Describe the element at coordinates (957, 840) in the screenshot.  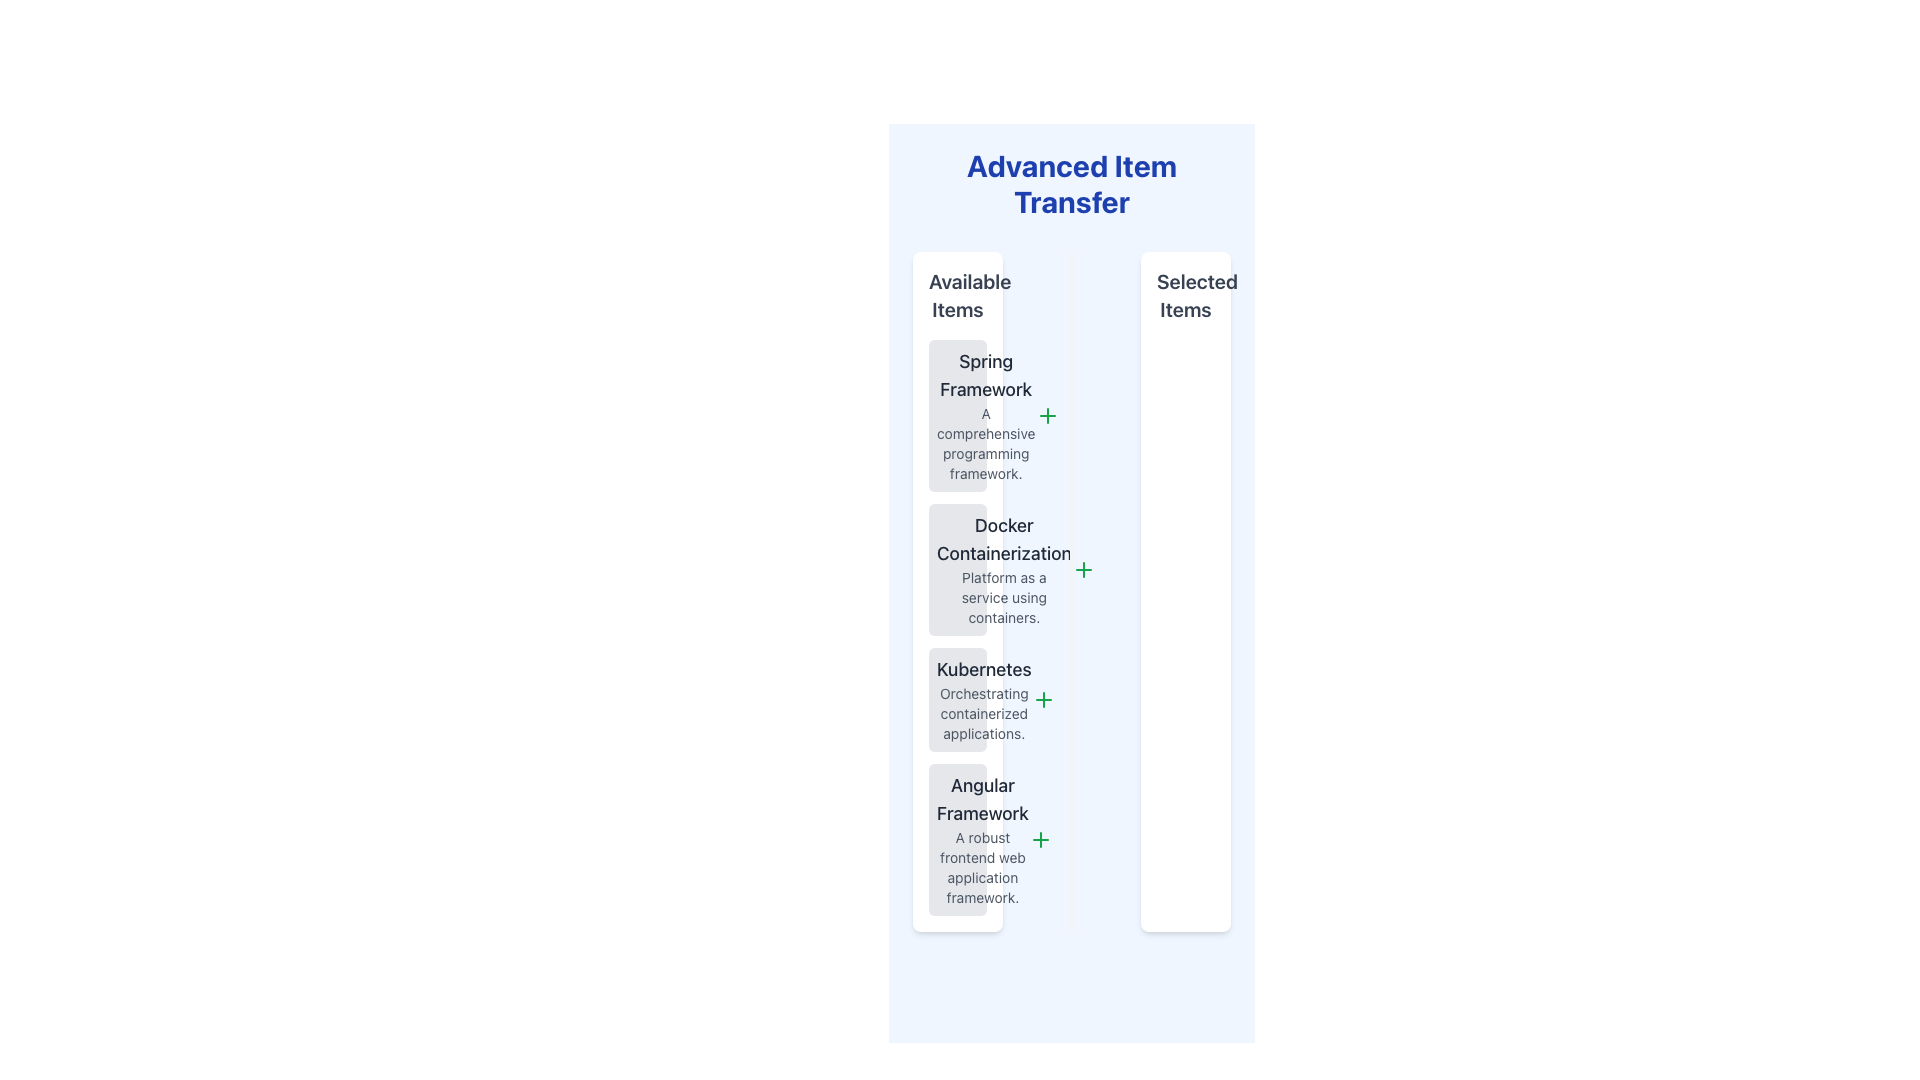
I see `the list item element displaying 'Angular Framework' with a green '+' icon, located in the 'Available Items' section` at that location.